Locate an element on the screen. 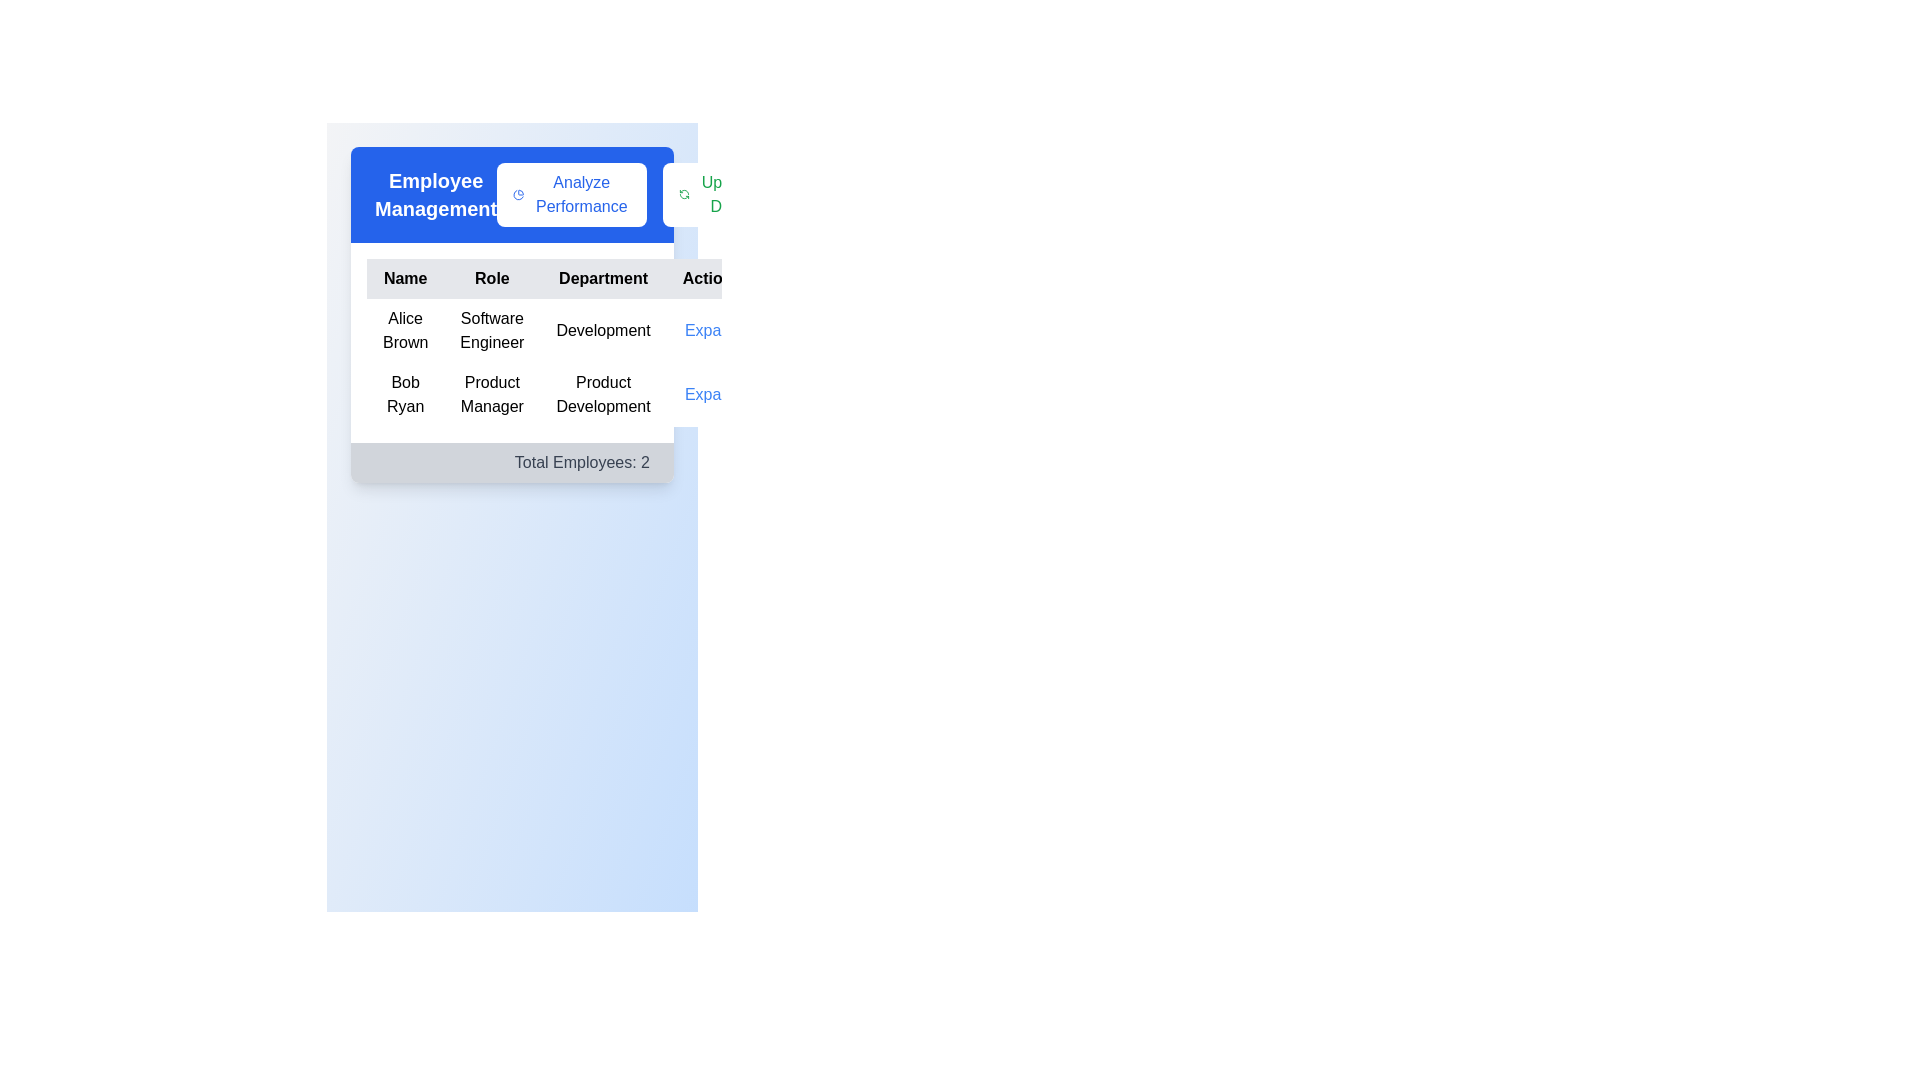 This screenshot has height=1080, width=1920. the button labeled 'Analyze Performance' located in the top-right section of the blue header bar for accessibility interactions is located at coordinates (633, 195).